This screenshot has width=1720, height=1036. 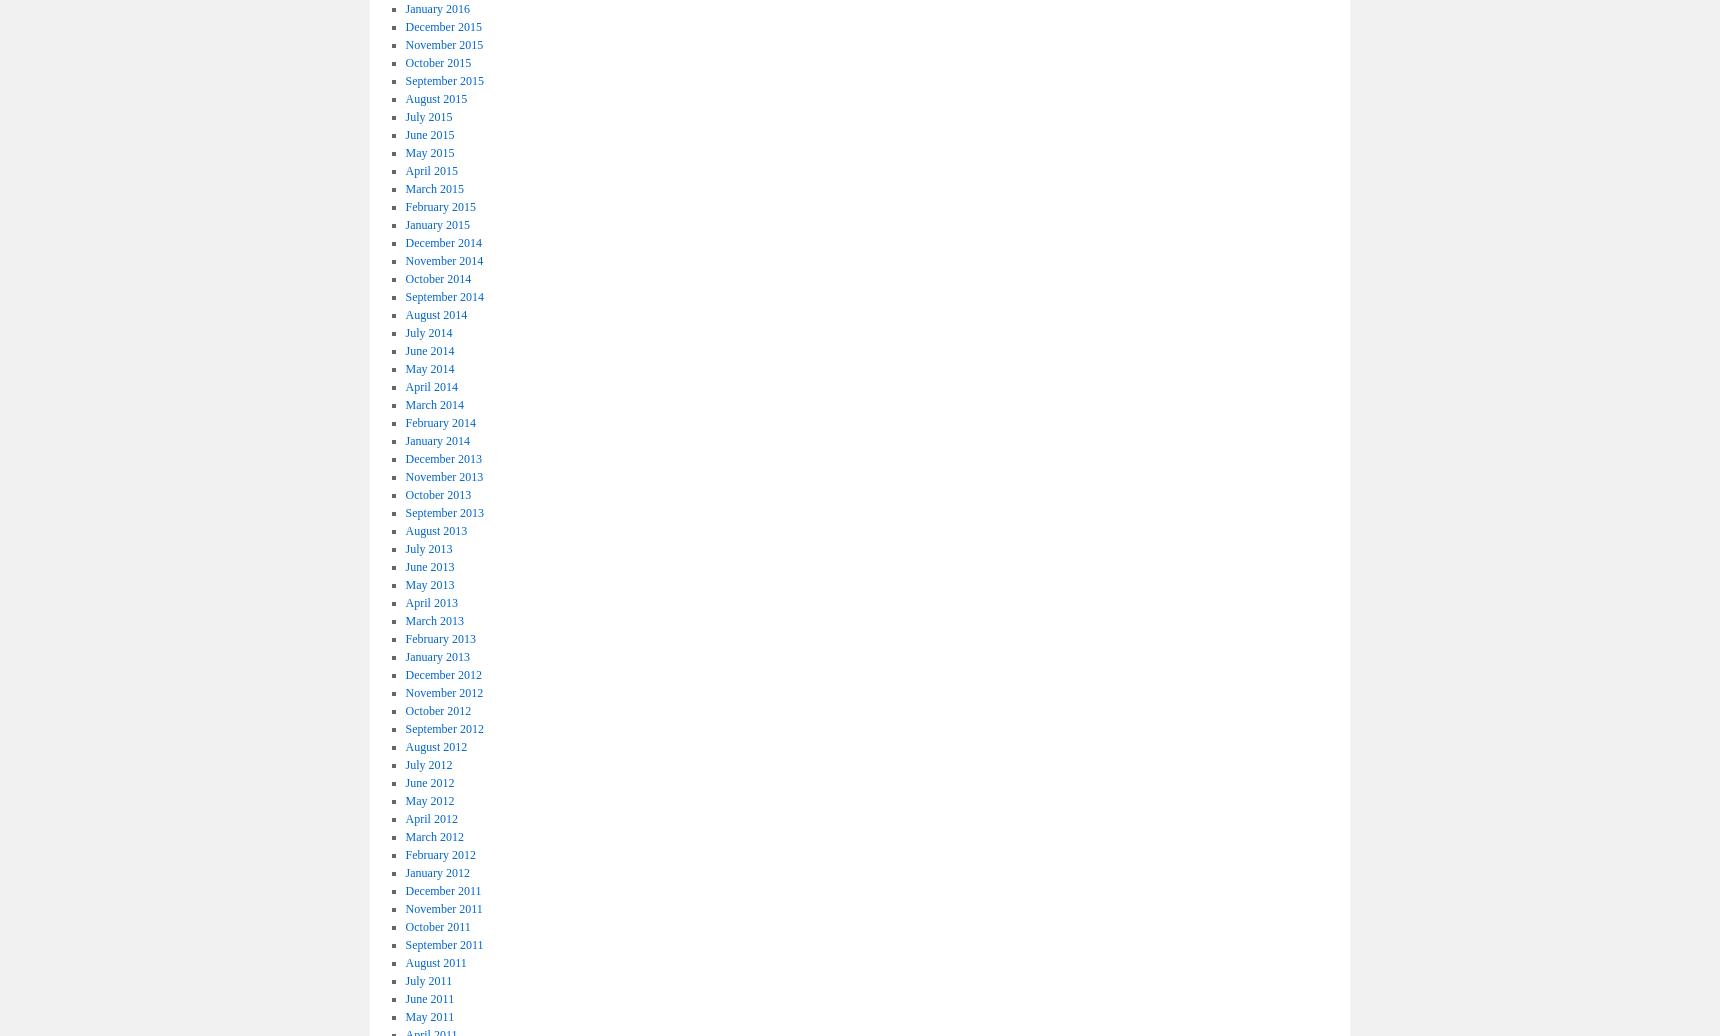 I want to click on 'July 2011', so click(x=428, y=979).